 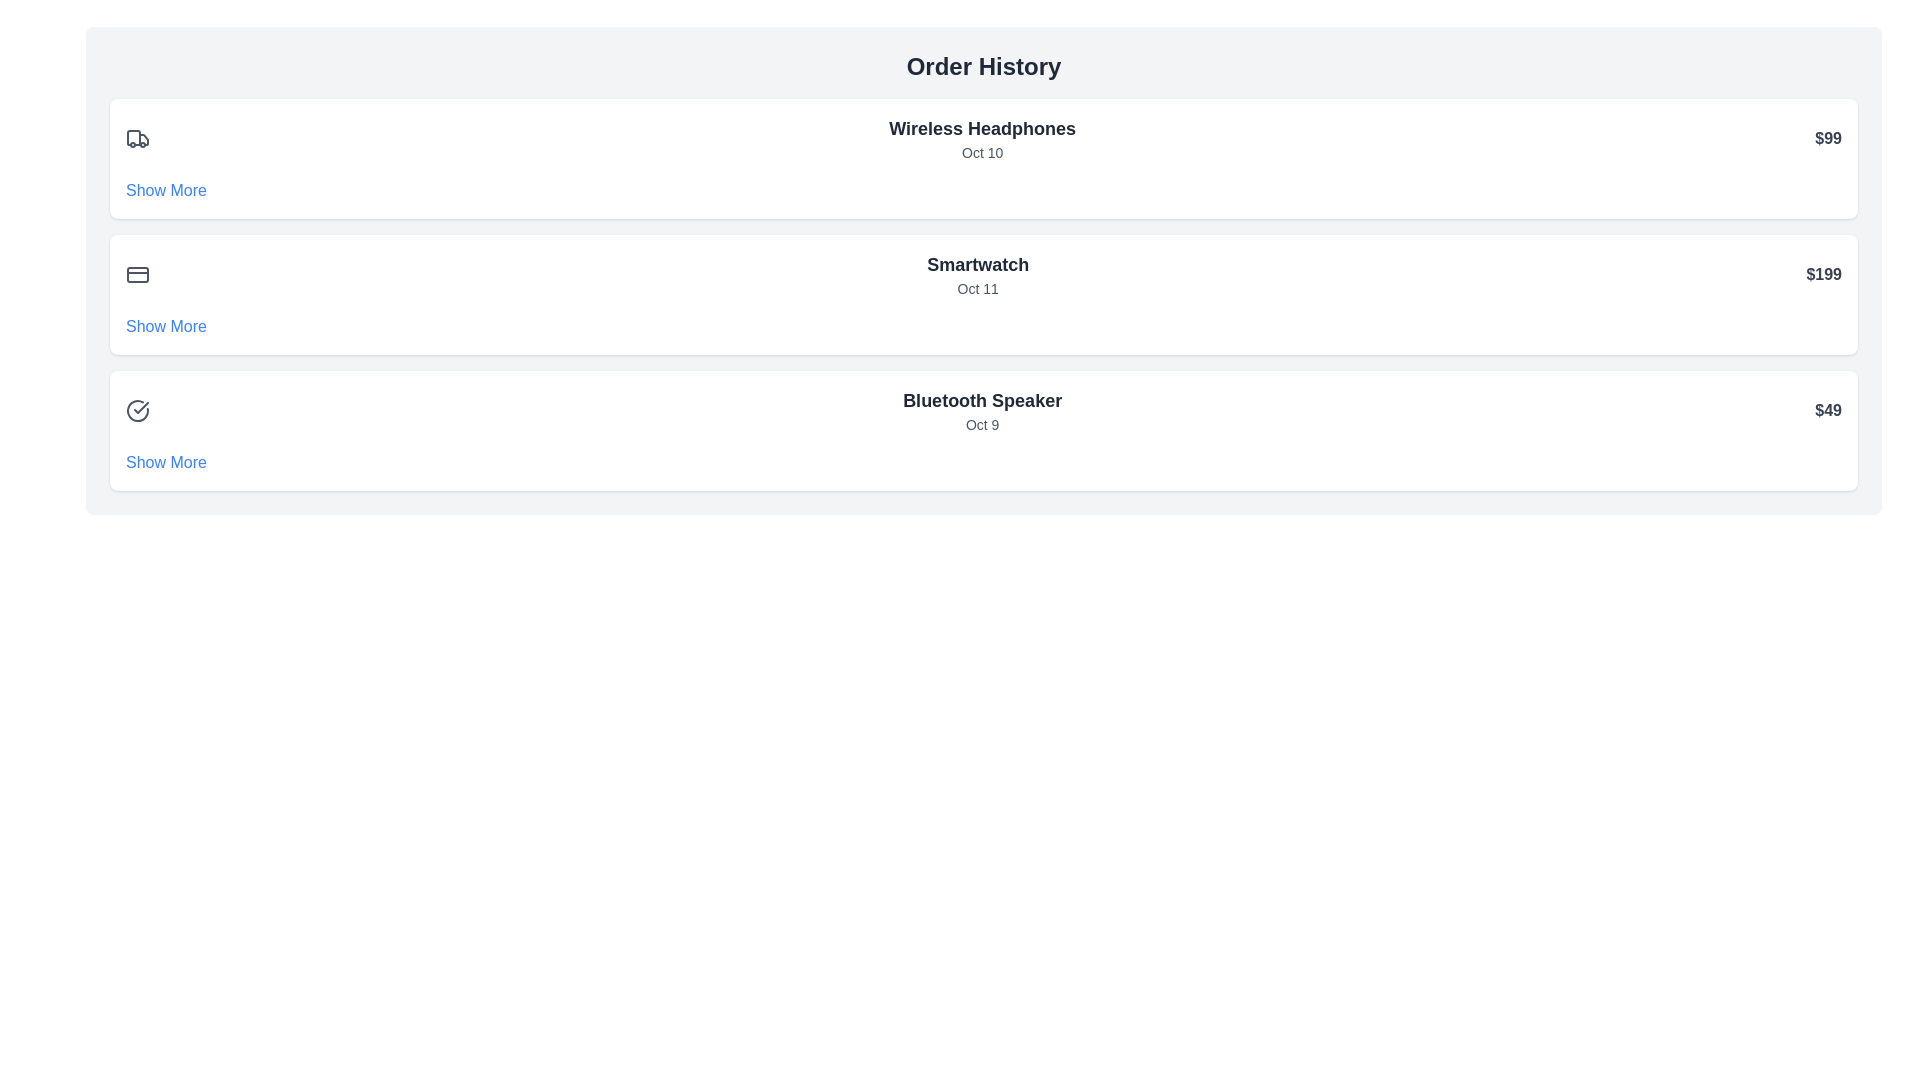 I want to click on the product name text label that displays the name of a product within a list of ordered items, located between 'Smartwatch' and 'Wireless Headphones', so click(x=982, y=401).